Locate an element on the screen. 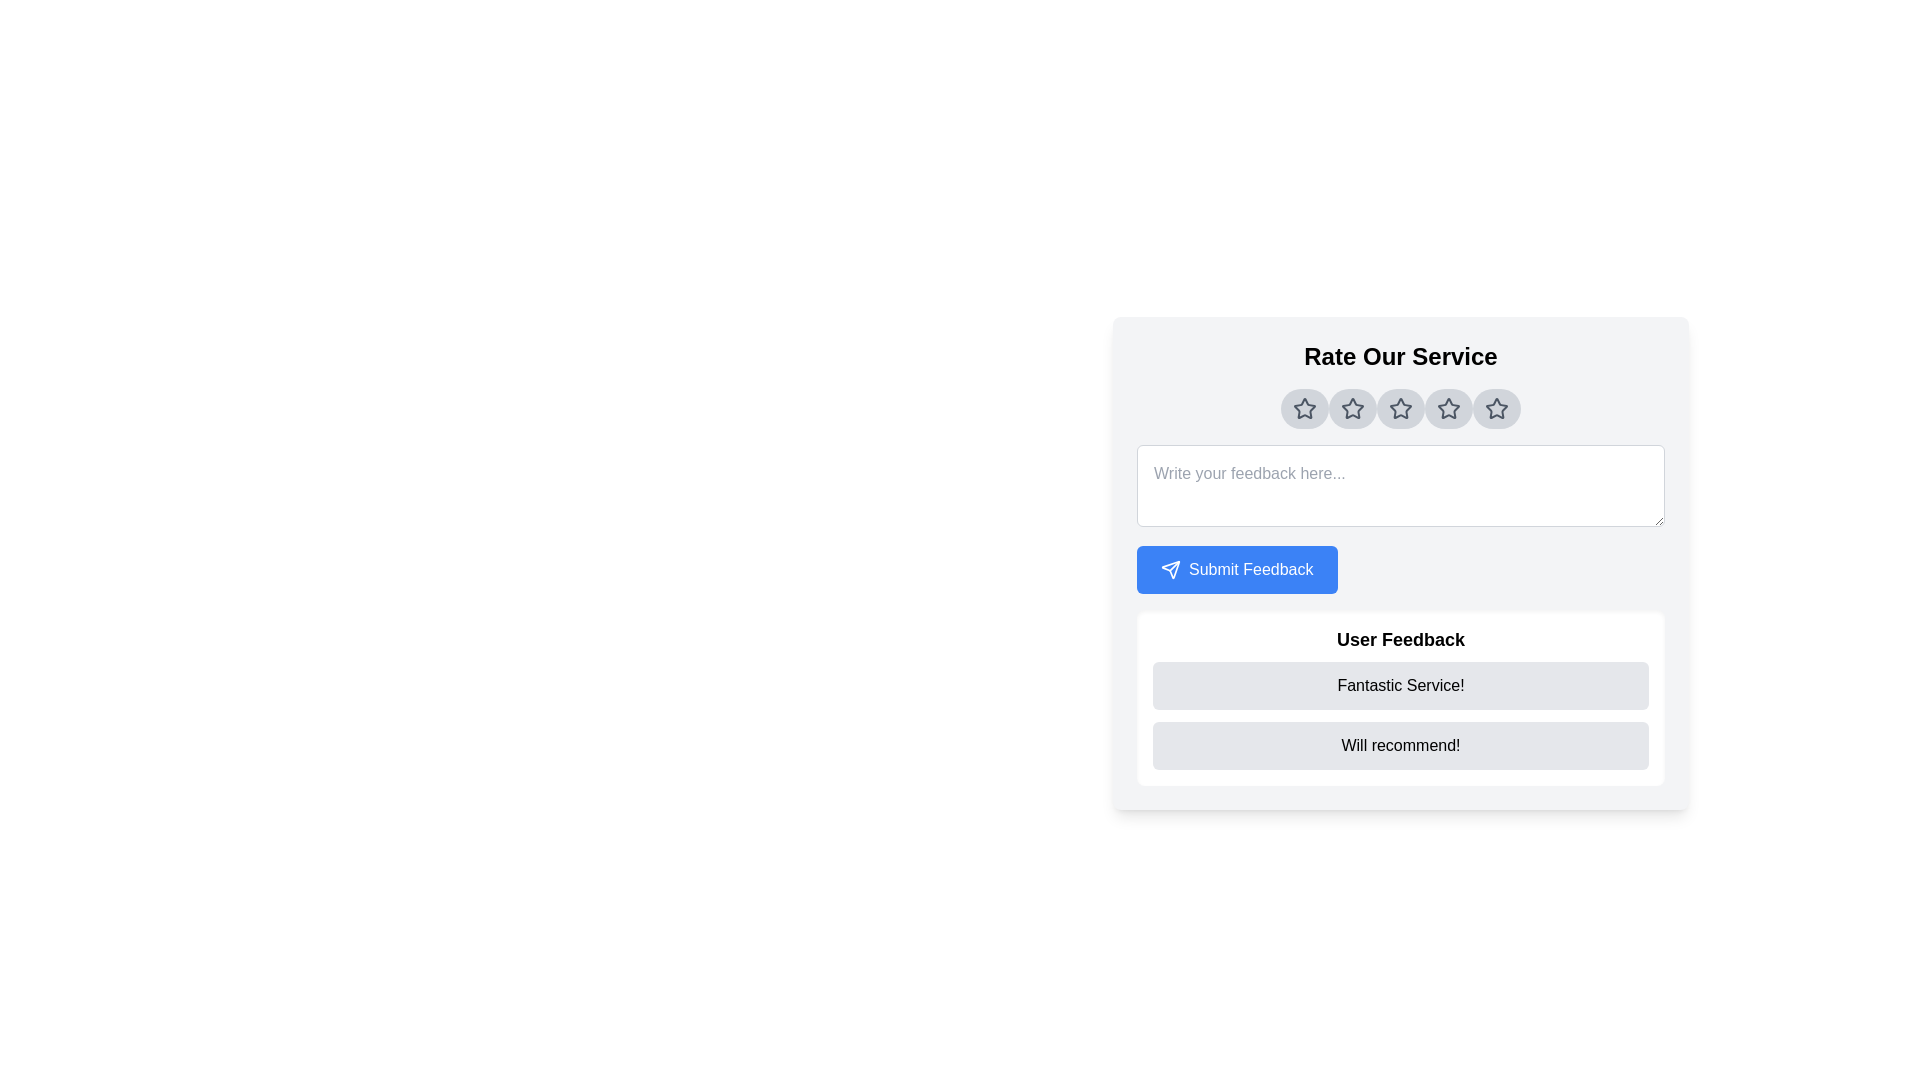 The height and width of the screenshot is (1080, 1920). the 4th star icon in the star rating system under the 'Rate Our Service' header to rate it is located at coordinates (1449, 407).